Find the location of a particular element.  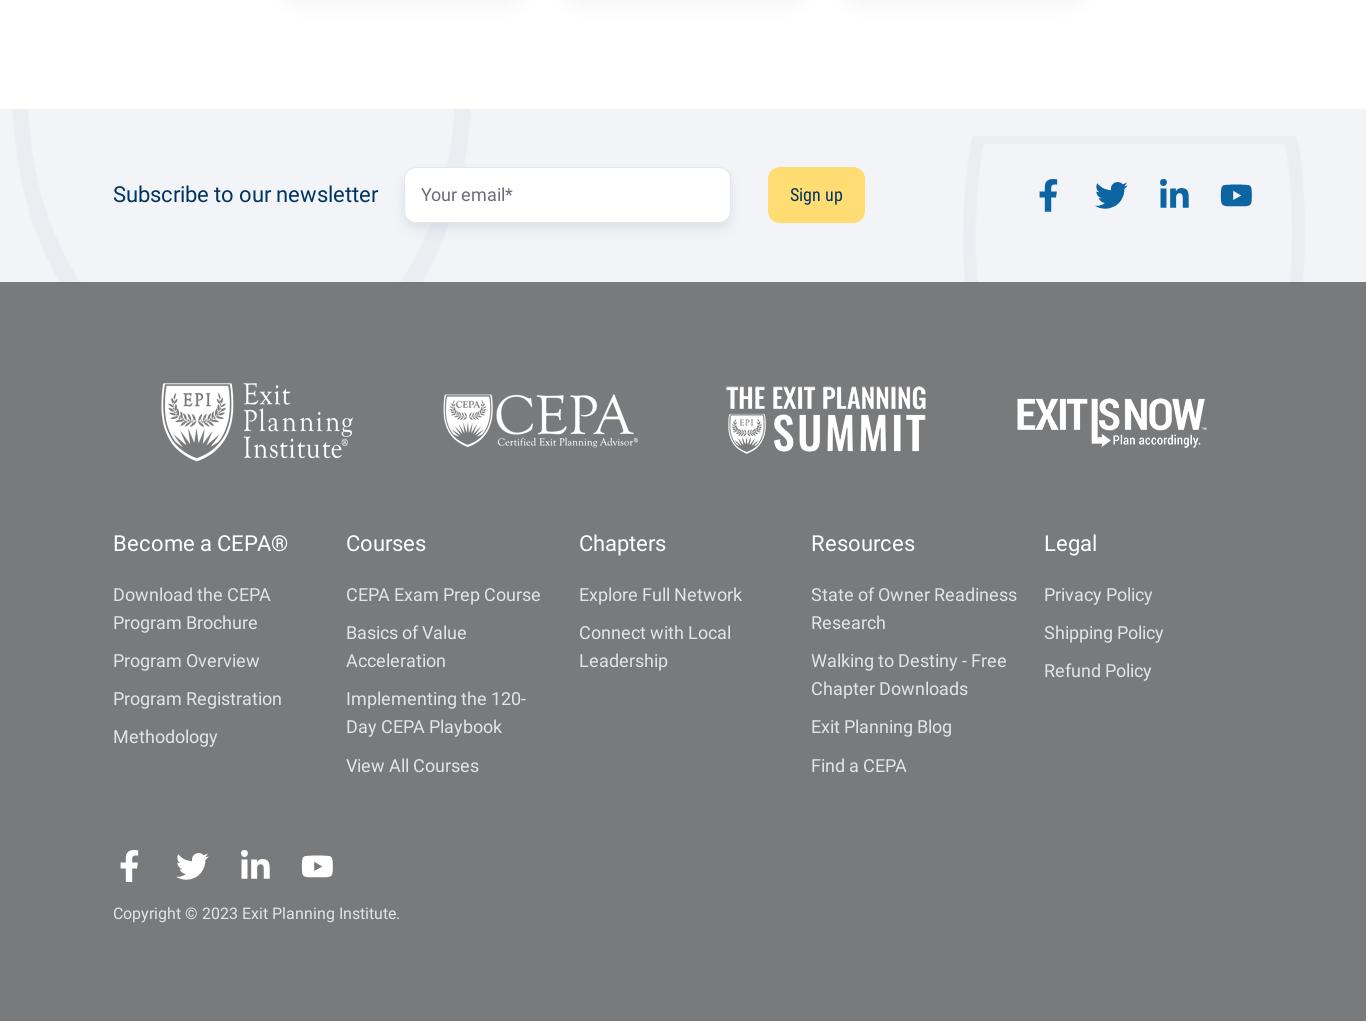

'Explore Full Network' is located at coordinates (576, 593).